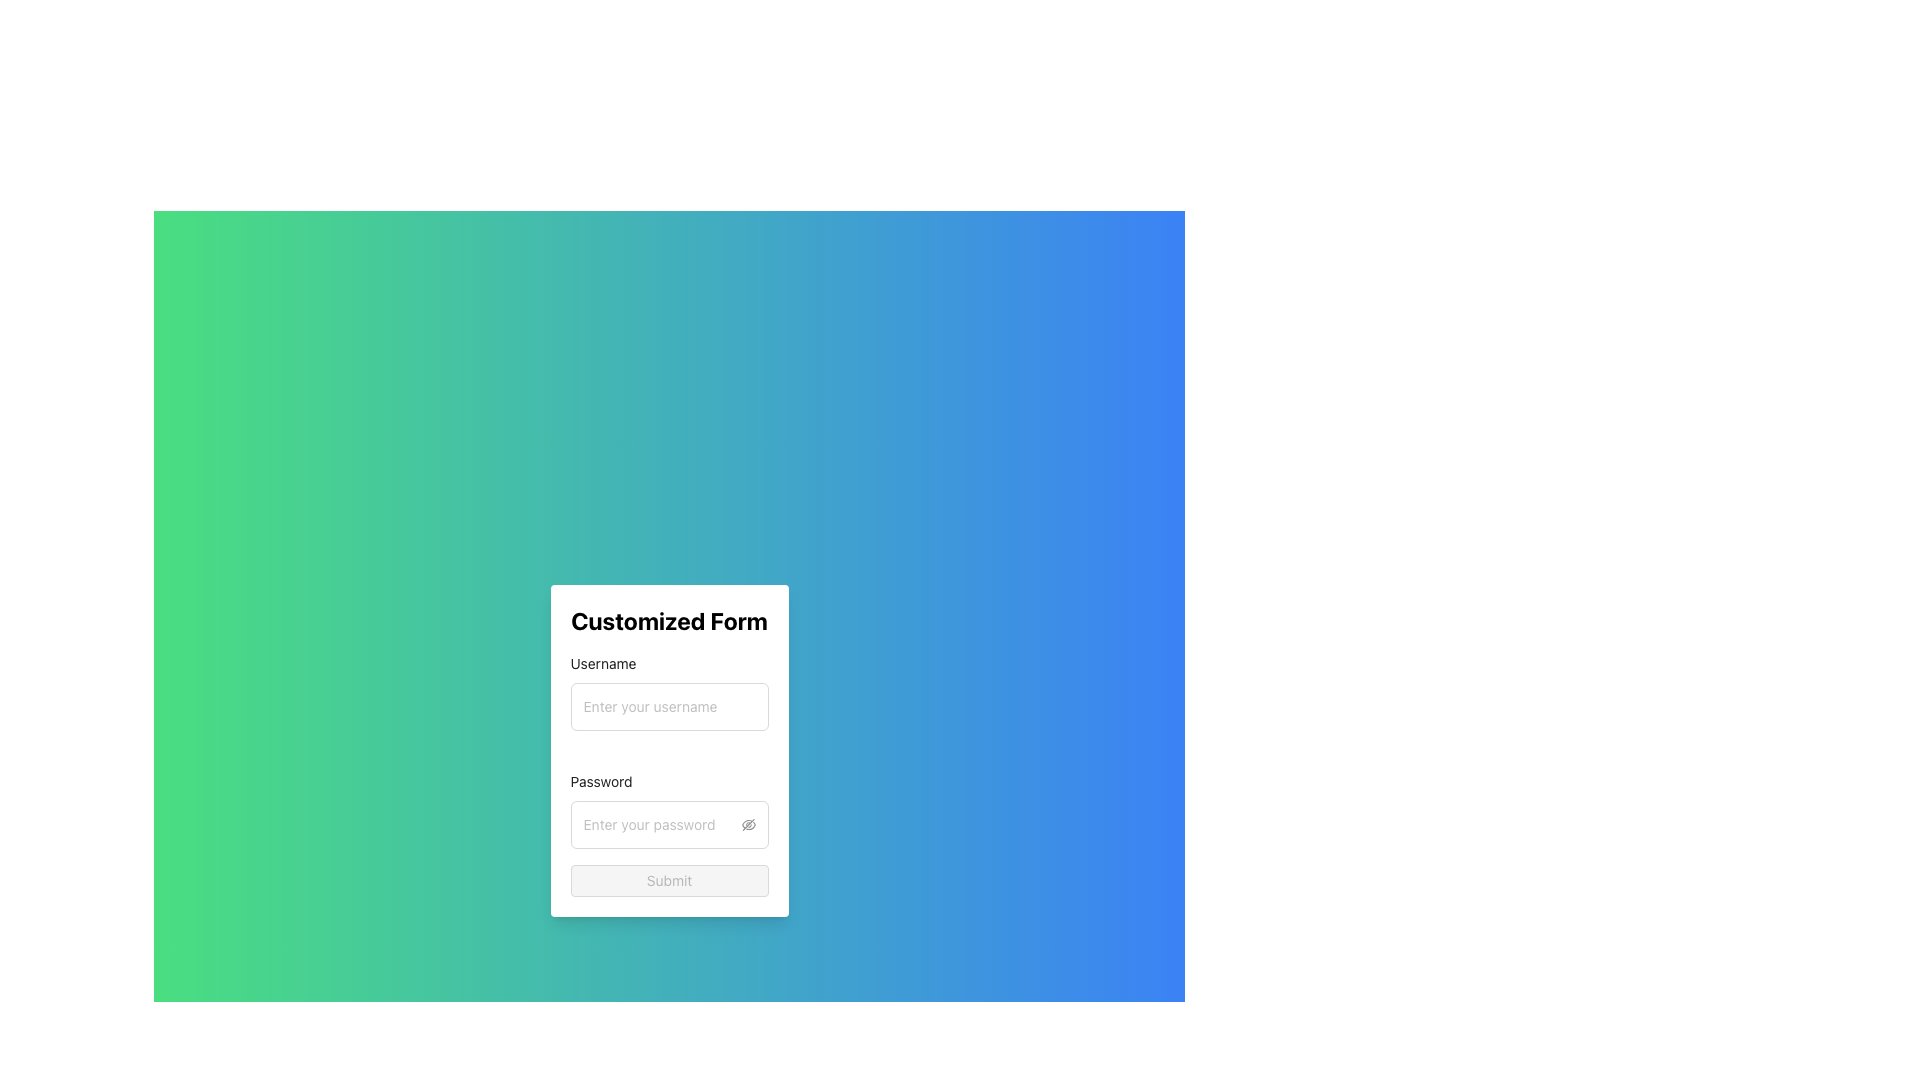 Image resolution: width=1920 pixels, height=1080 pixels. Describe the element at coordinates (660, 825) in the screenshot. I see `the password input field located below the 'Password' label in the middle section of the form` at that location.